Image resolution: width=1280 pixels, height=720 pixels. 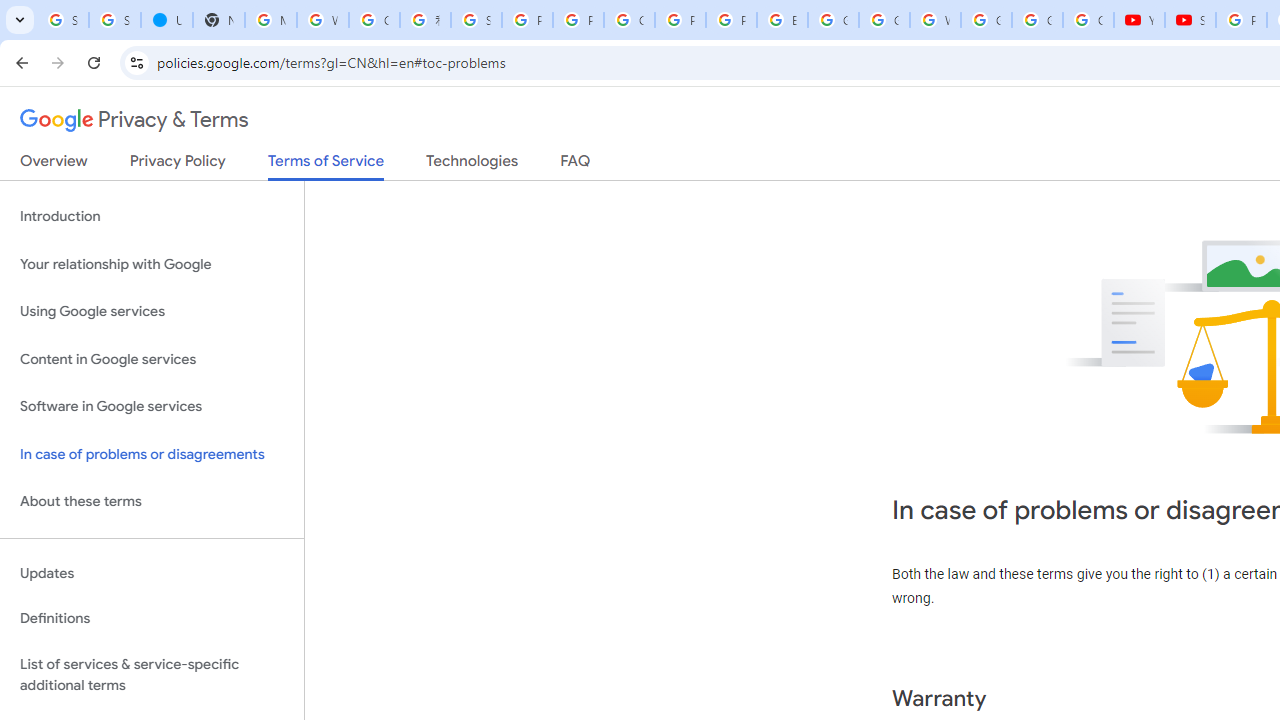 I want to click on 'Edit and view right-to-left text - Google Docs Editors Help', so click(x=781, y=20).